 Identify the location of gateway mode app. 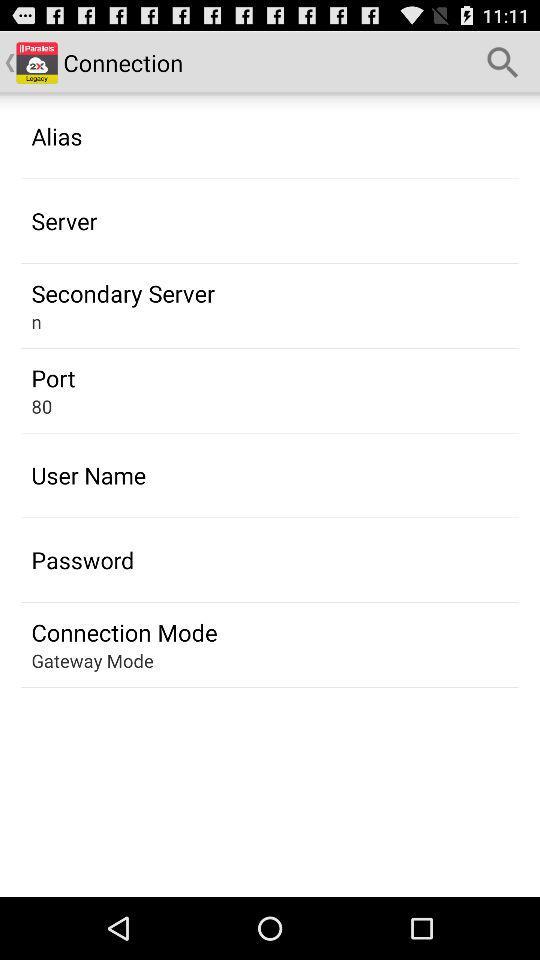
(91, 659).